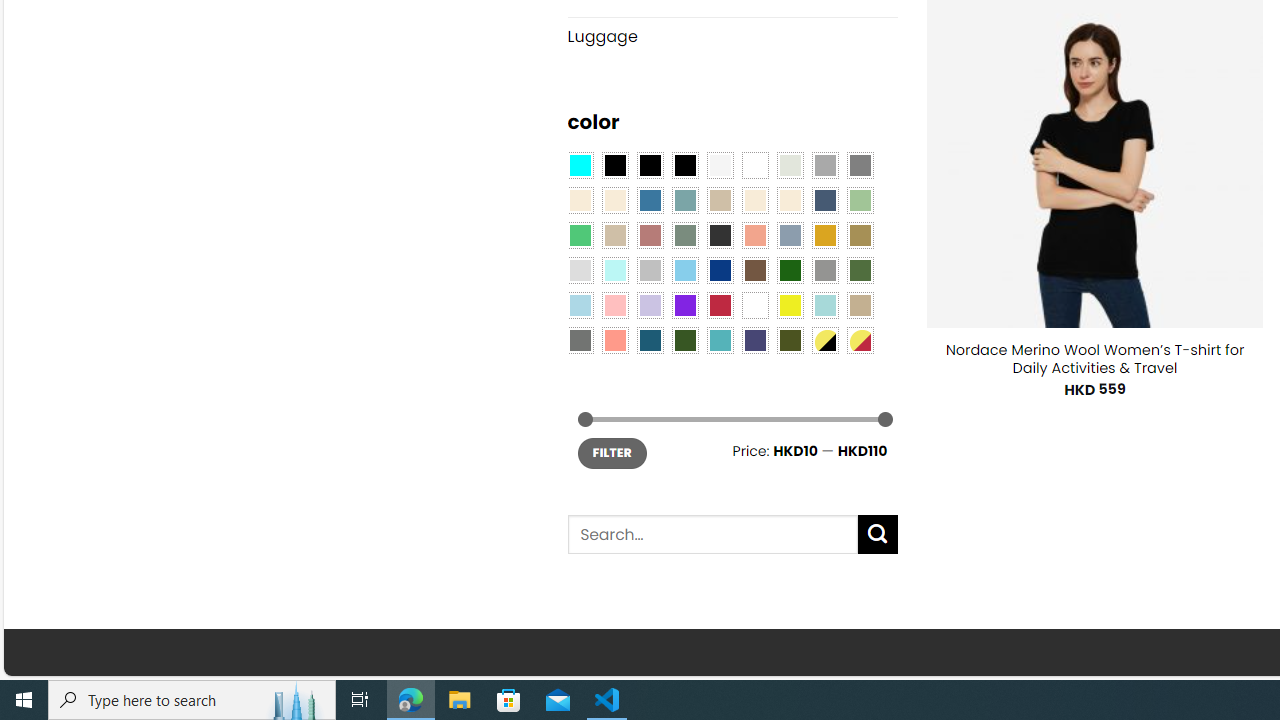 The image size is (1280, 720). Describe the element at coordinates (824, 163) in the screenshot. I see `'Dark Gray'` at that location.